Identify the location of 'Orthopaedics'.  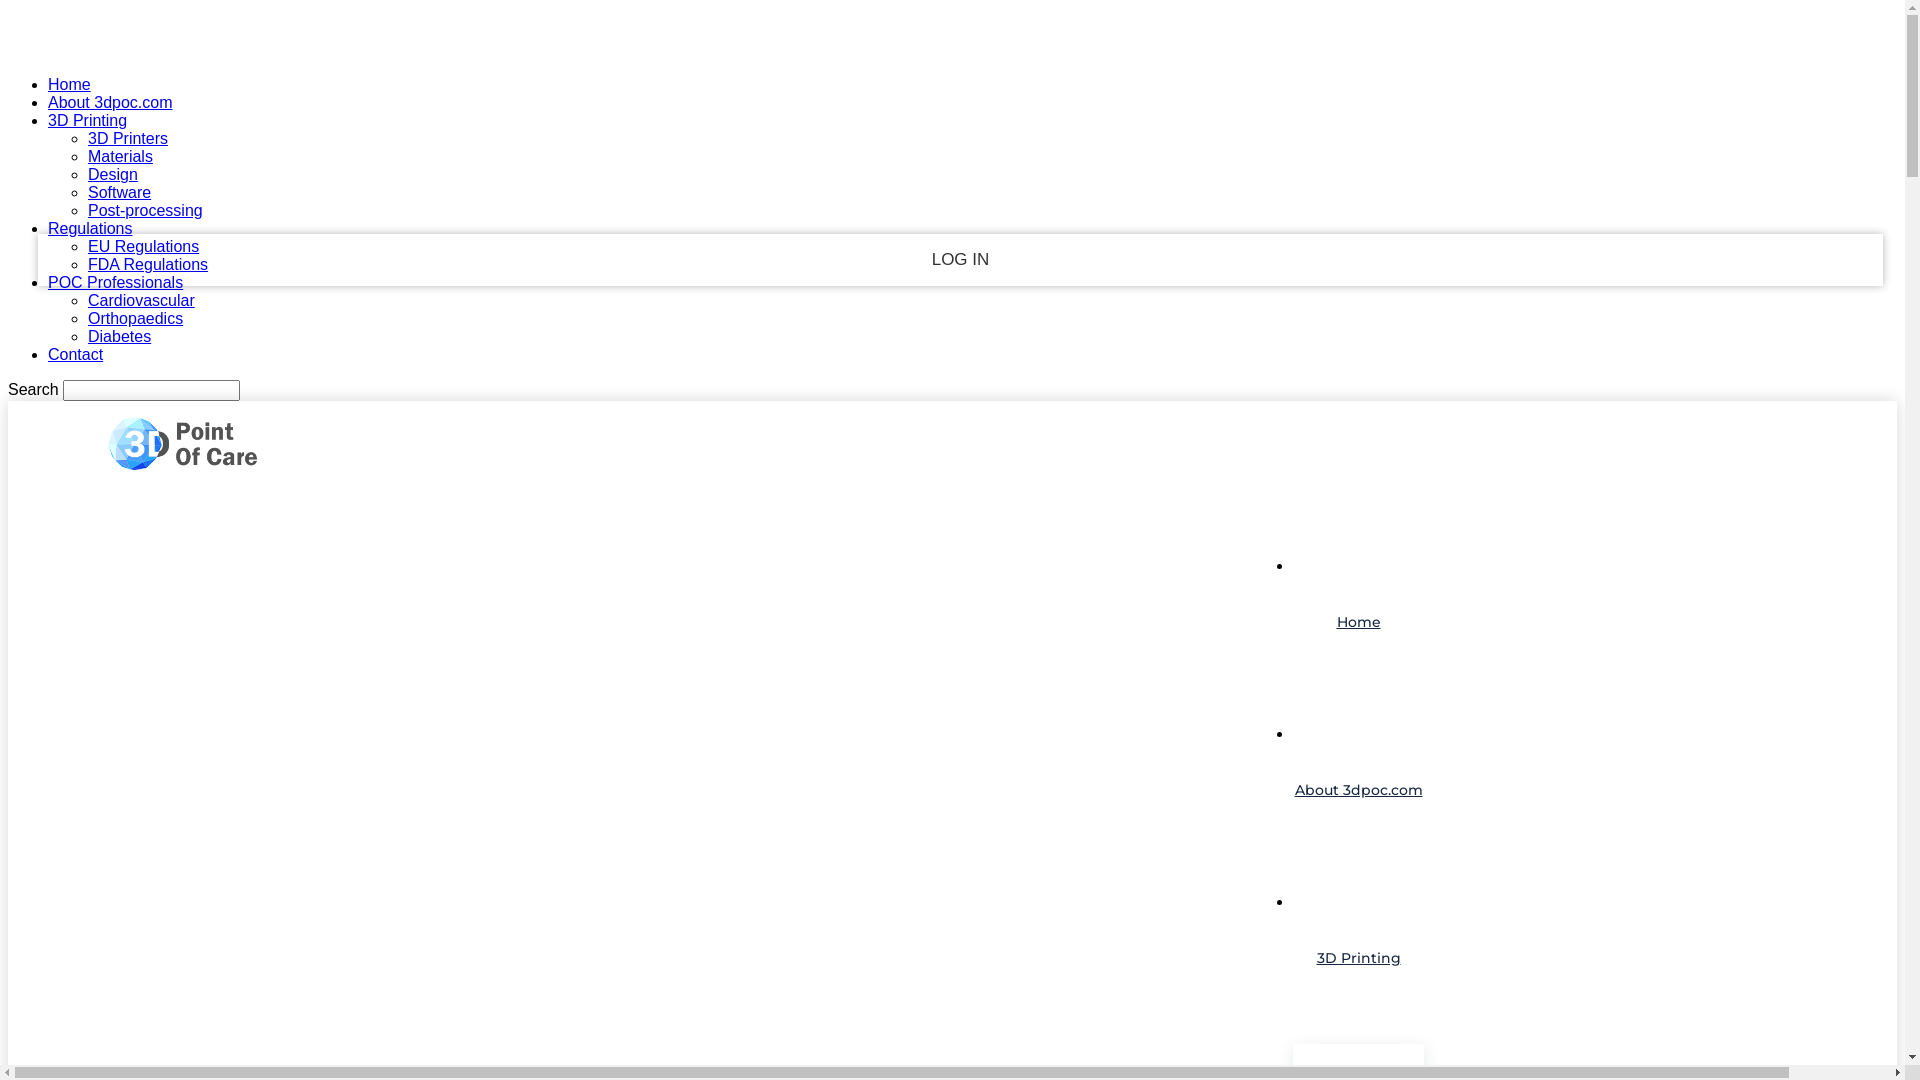
(134, 317).